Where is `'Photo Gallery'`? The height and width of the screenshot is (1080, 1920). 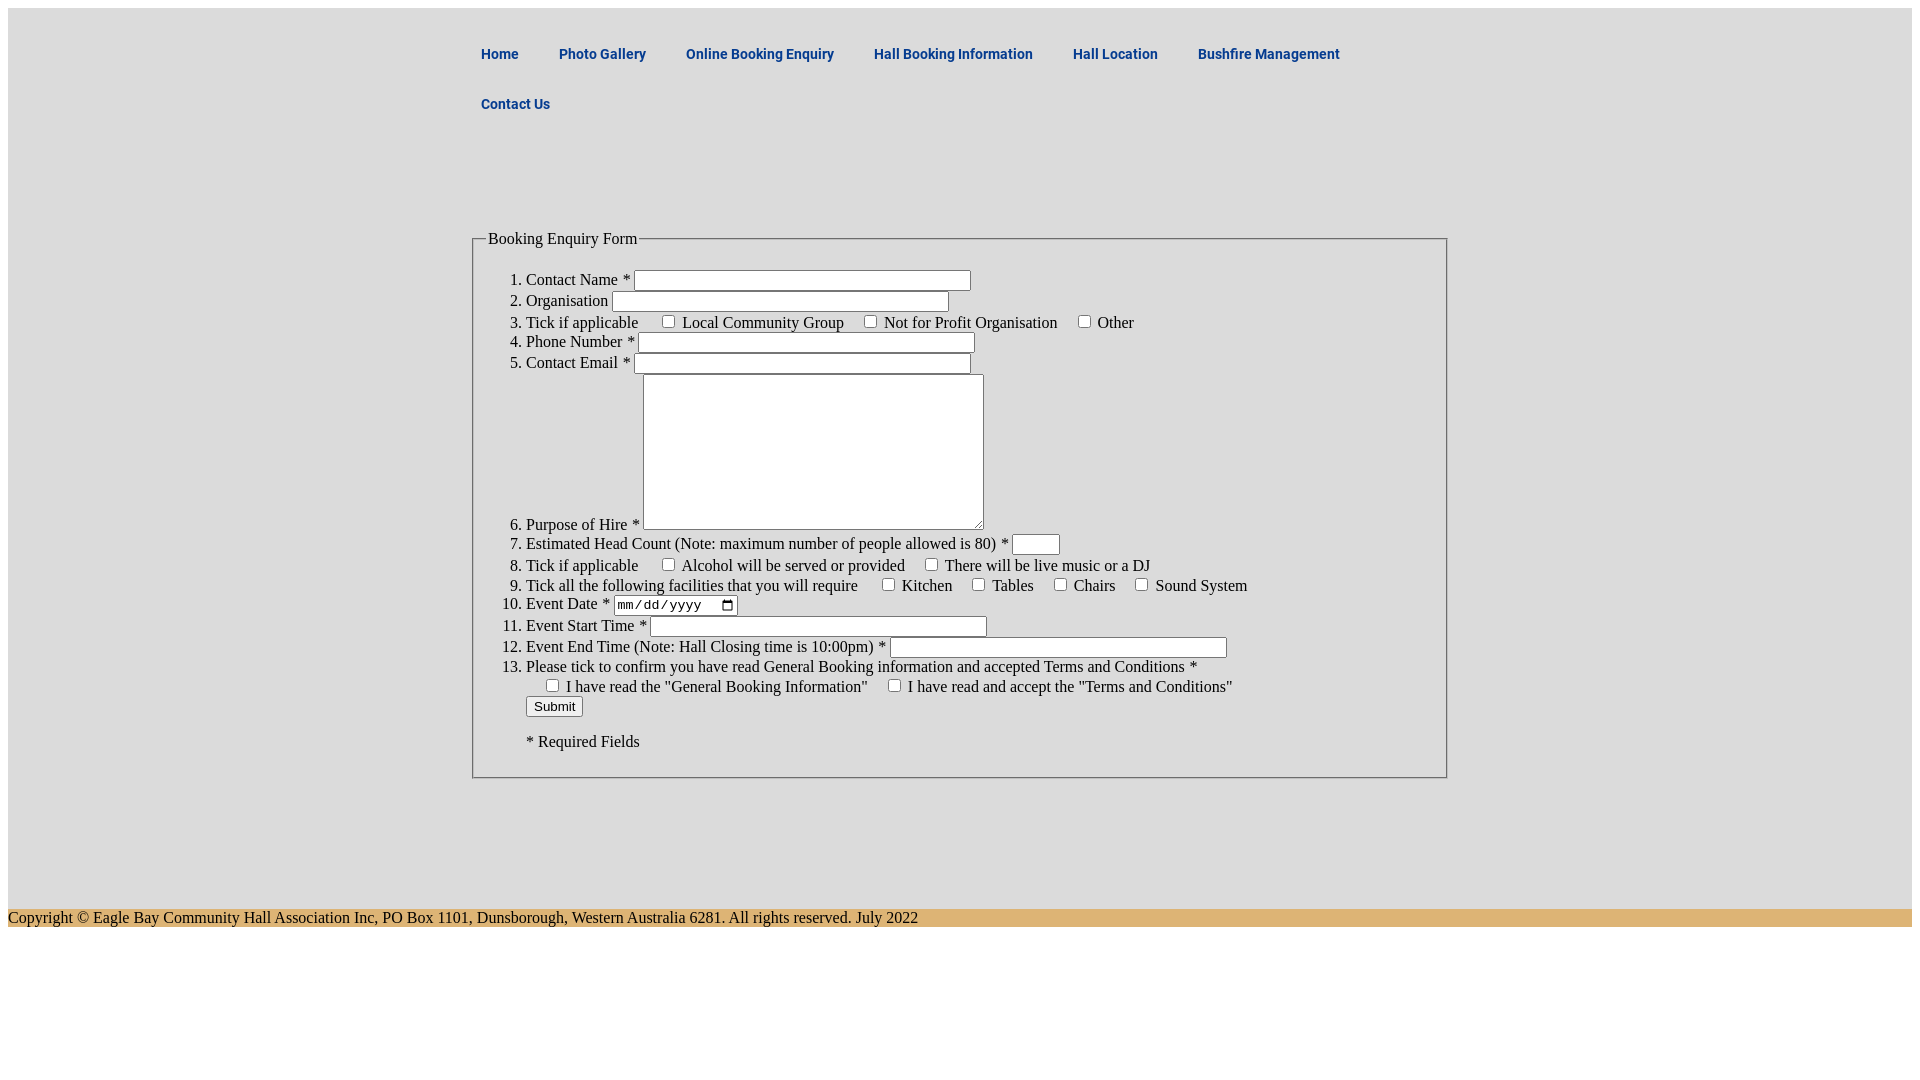
'Photo Gallery' is located at coordinates (601, 53).